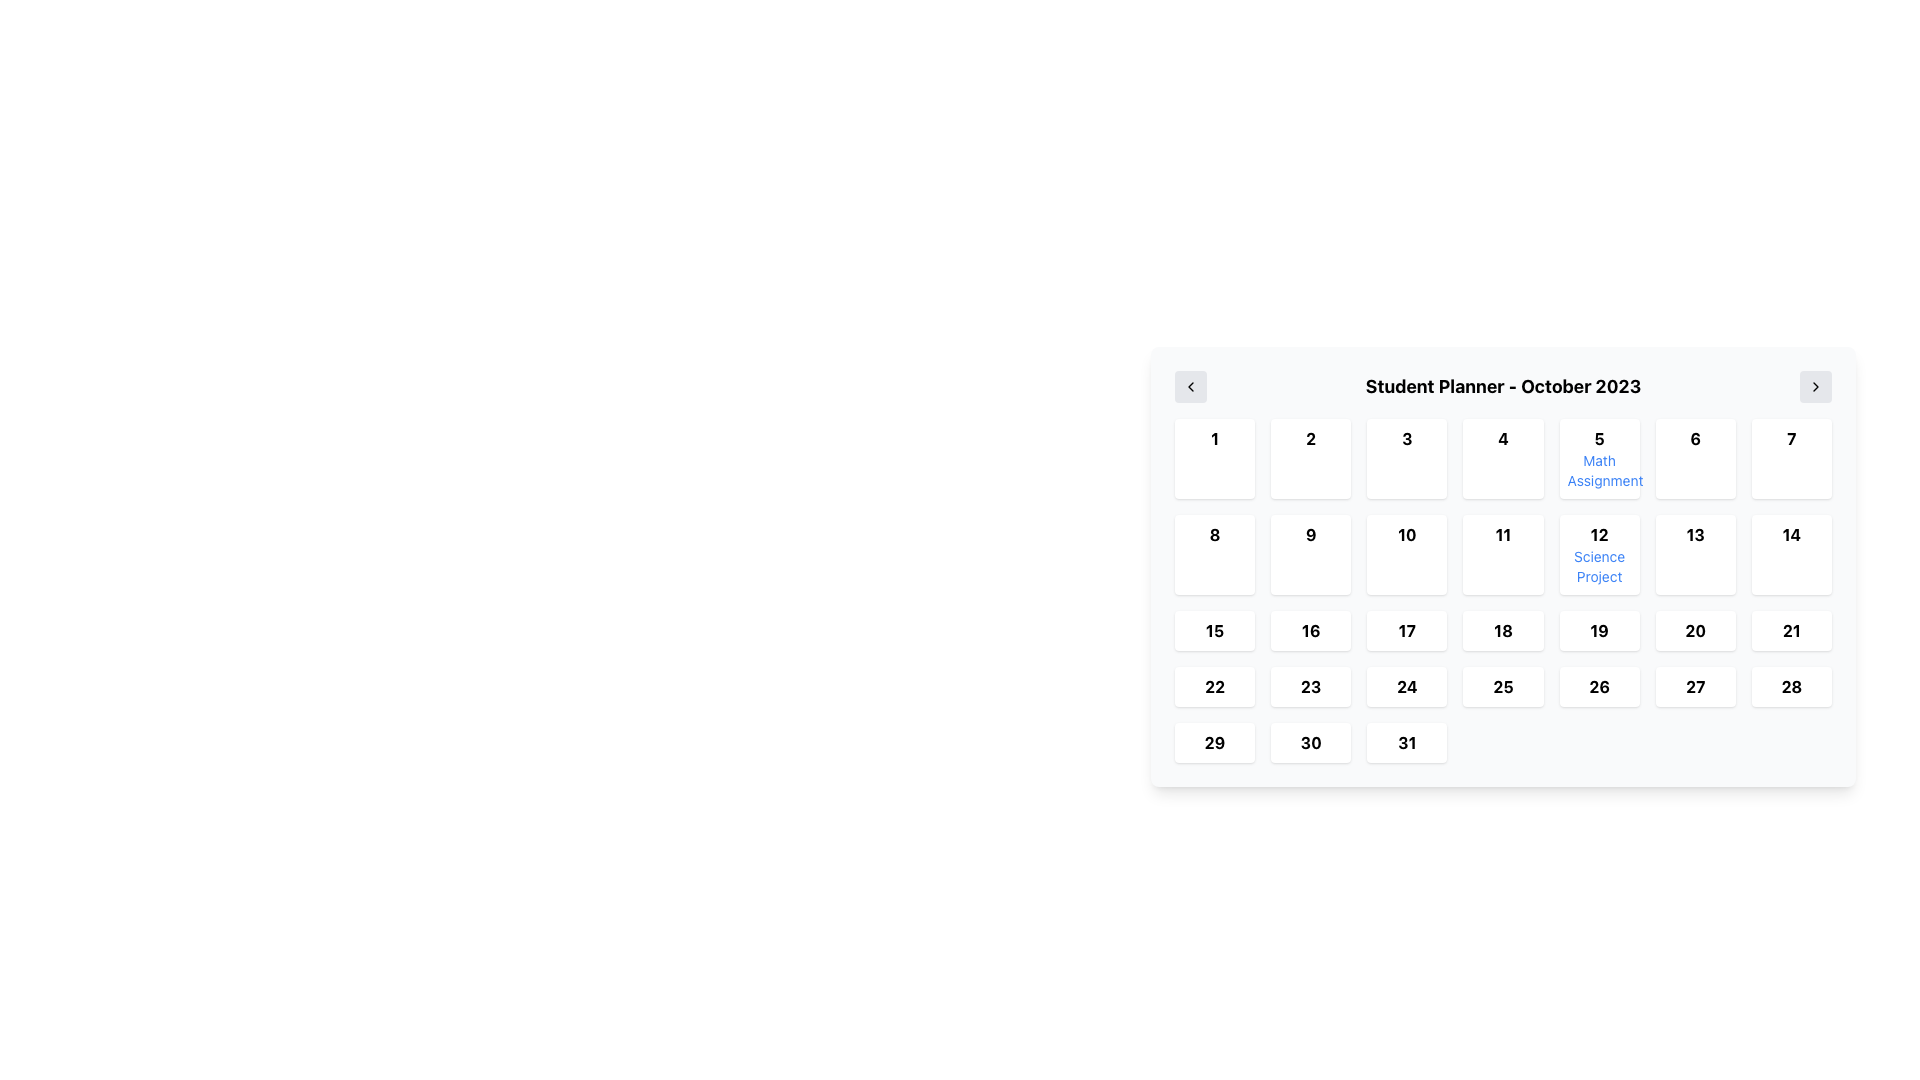 Image resolution: width=1920 pixels, height=1080 pixels. I want to click on the bold-styled text displaying the number '9', so click(1311, 534).